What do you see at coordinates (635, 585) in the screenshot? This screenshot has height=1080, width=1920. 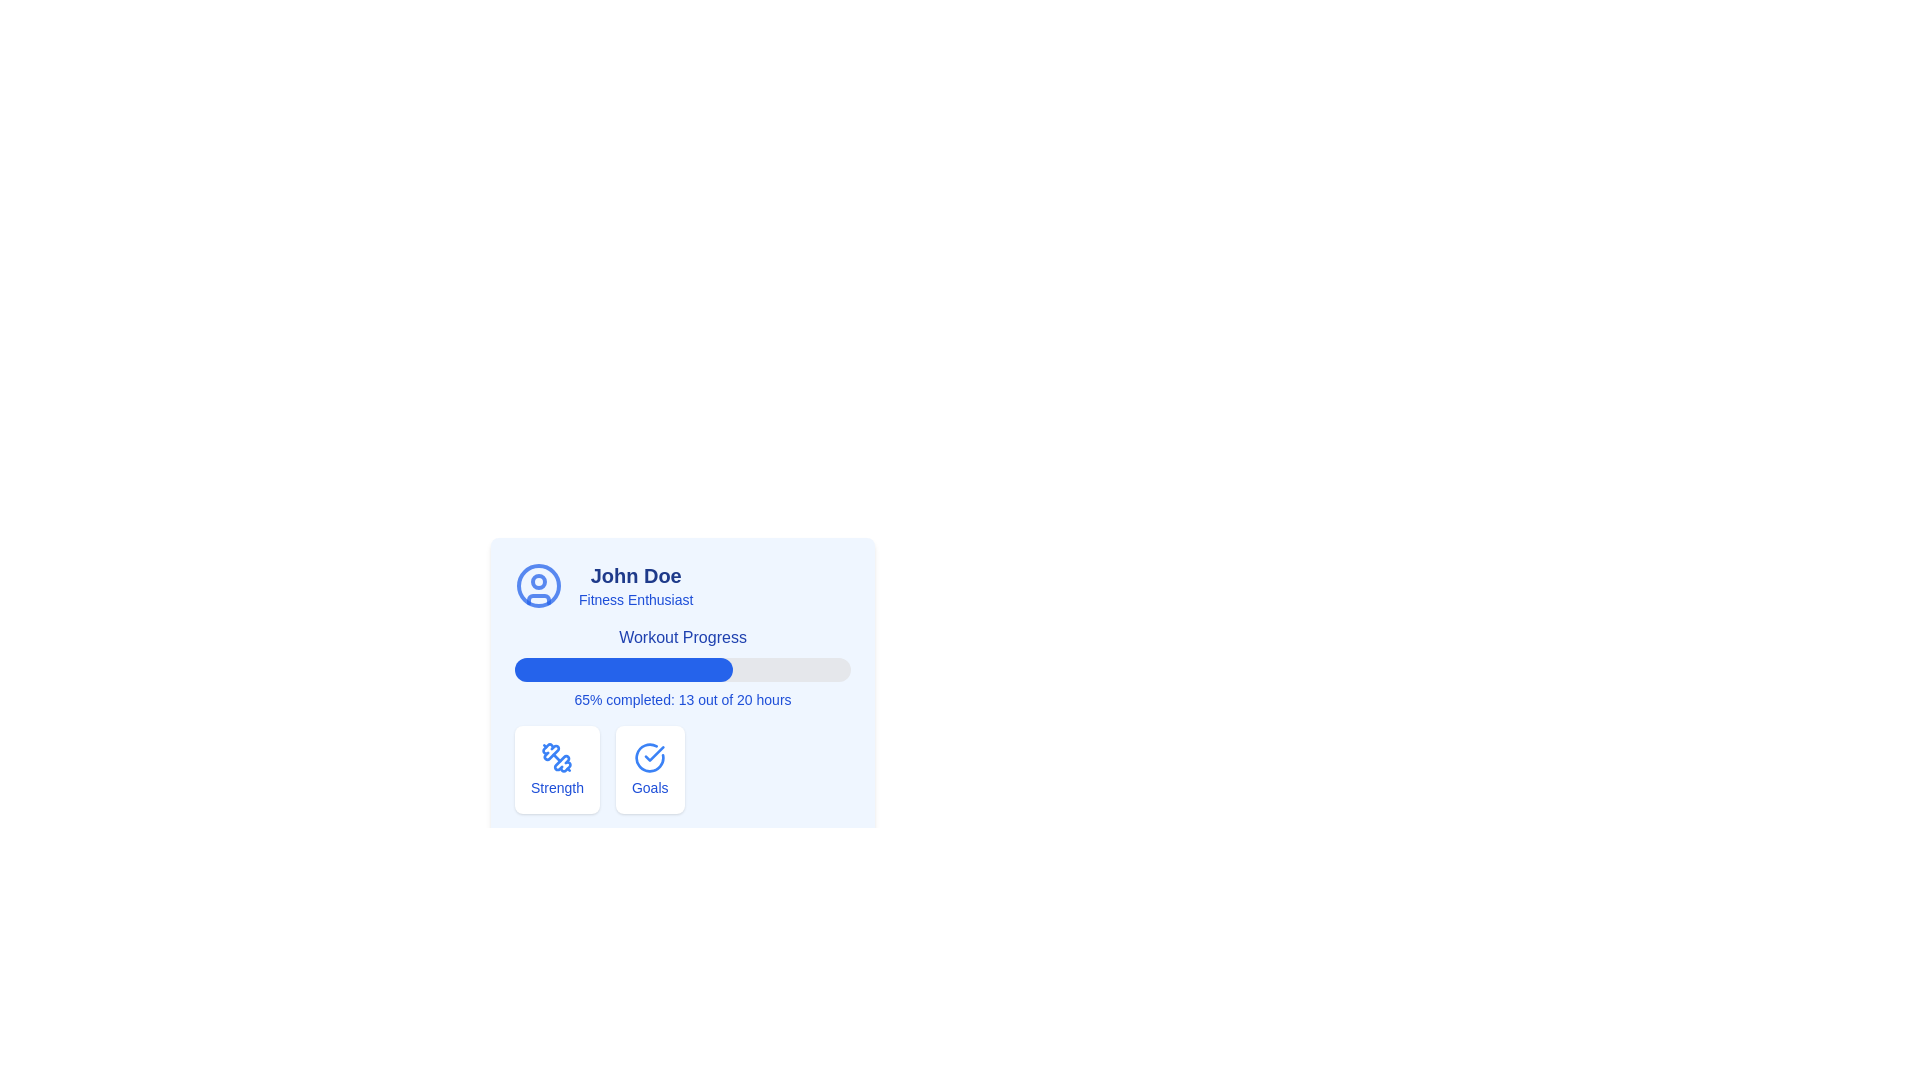 I see `the Text label displaying the username and descriptive title, located to the right of the circular user icon and above the 'Workout Progress' section in the card layout` at bounding box center [635, 585].